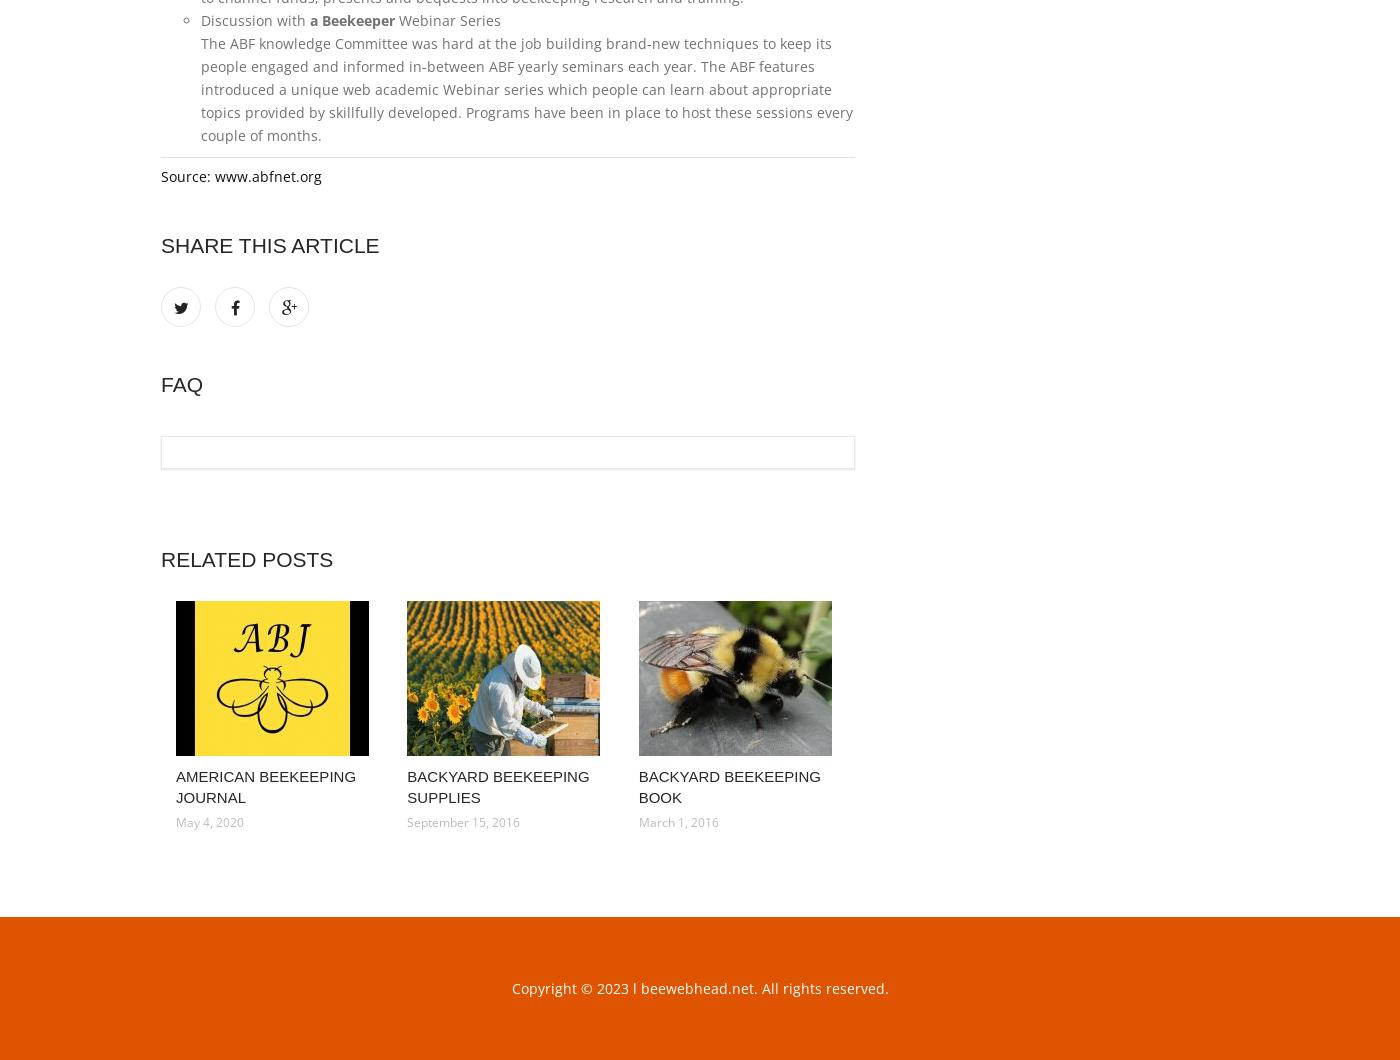 This screenshot has height=1060, width=1400. What do you see at coordinates (511, 987) in the screenshot?
I see `'Copyright © 2023 l beewebhead.net. All rights reserved.'` at bounding box center [511, 987].